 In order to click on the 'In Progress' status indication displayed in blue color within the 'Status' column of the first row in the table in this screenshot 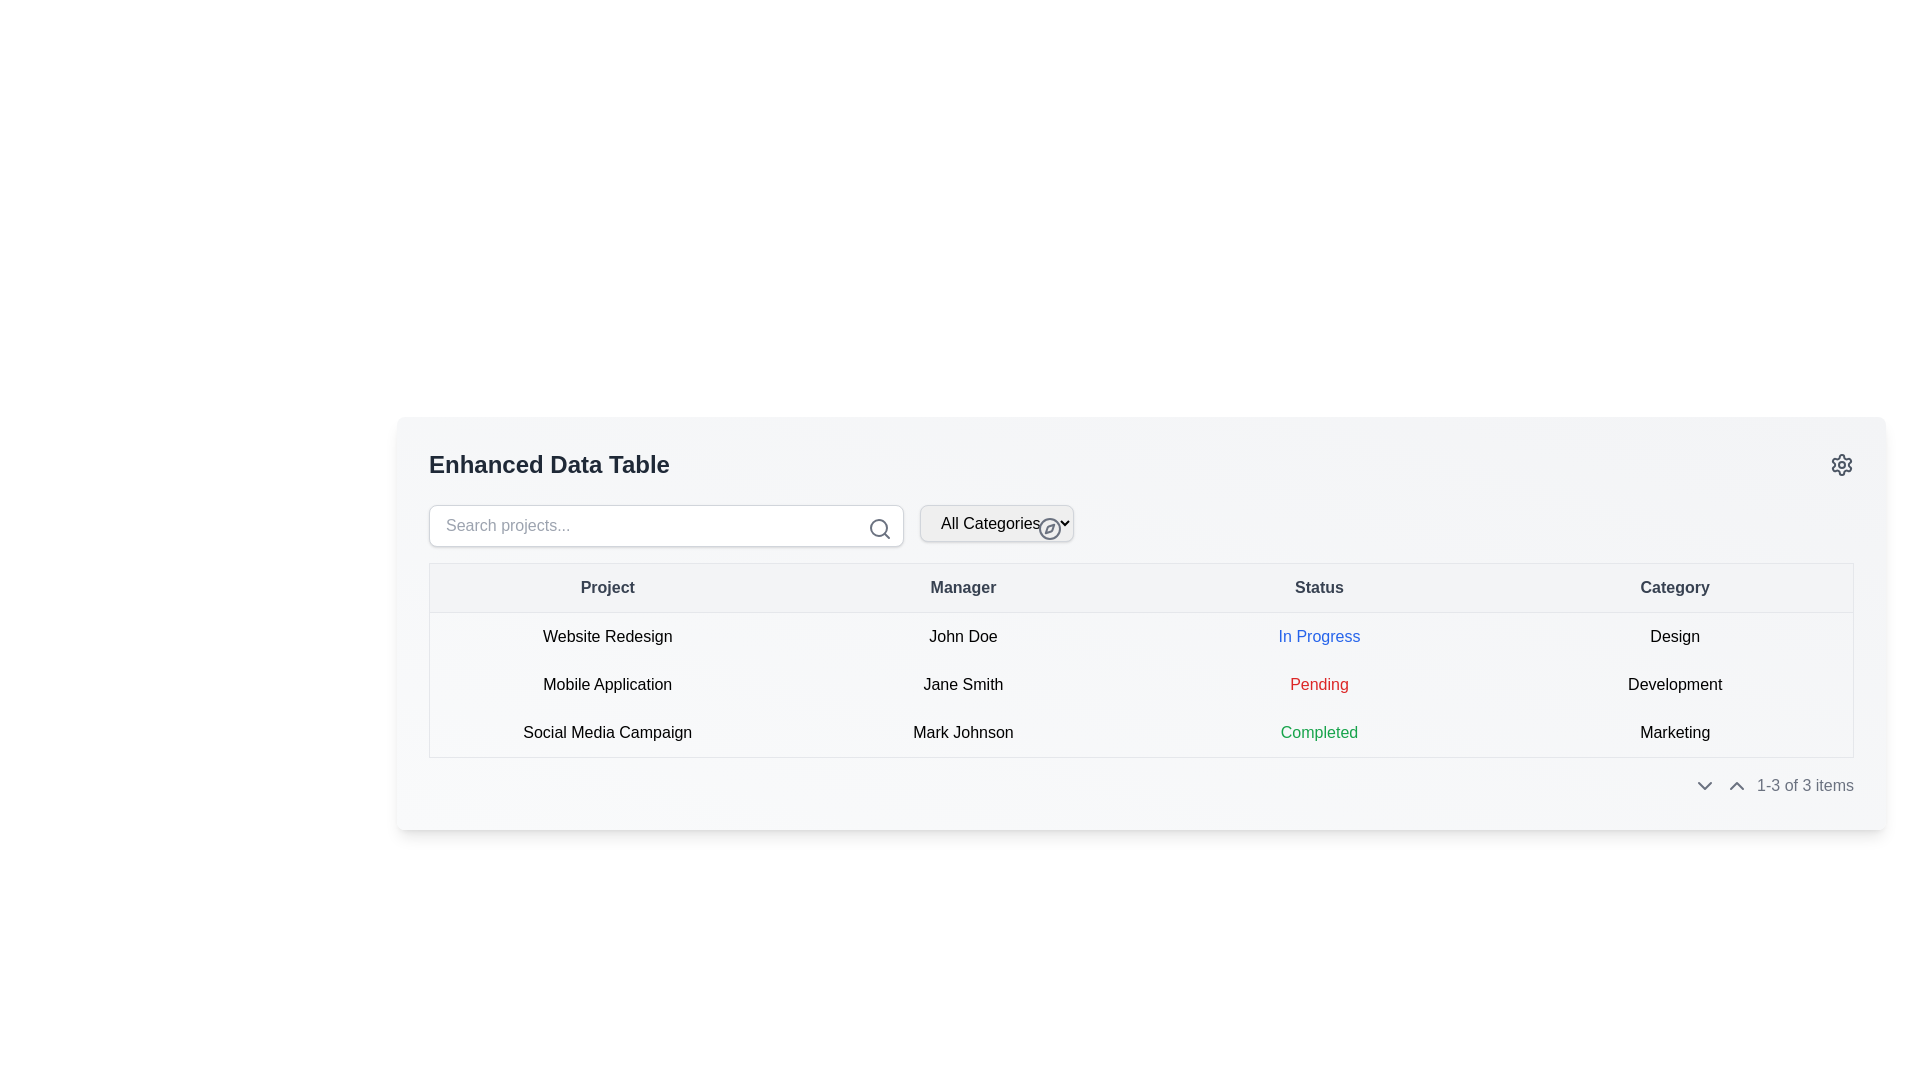, I will do `click(1319, 636)`.